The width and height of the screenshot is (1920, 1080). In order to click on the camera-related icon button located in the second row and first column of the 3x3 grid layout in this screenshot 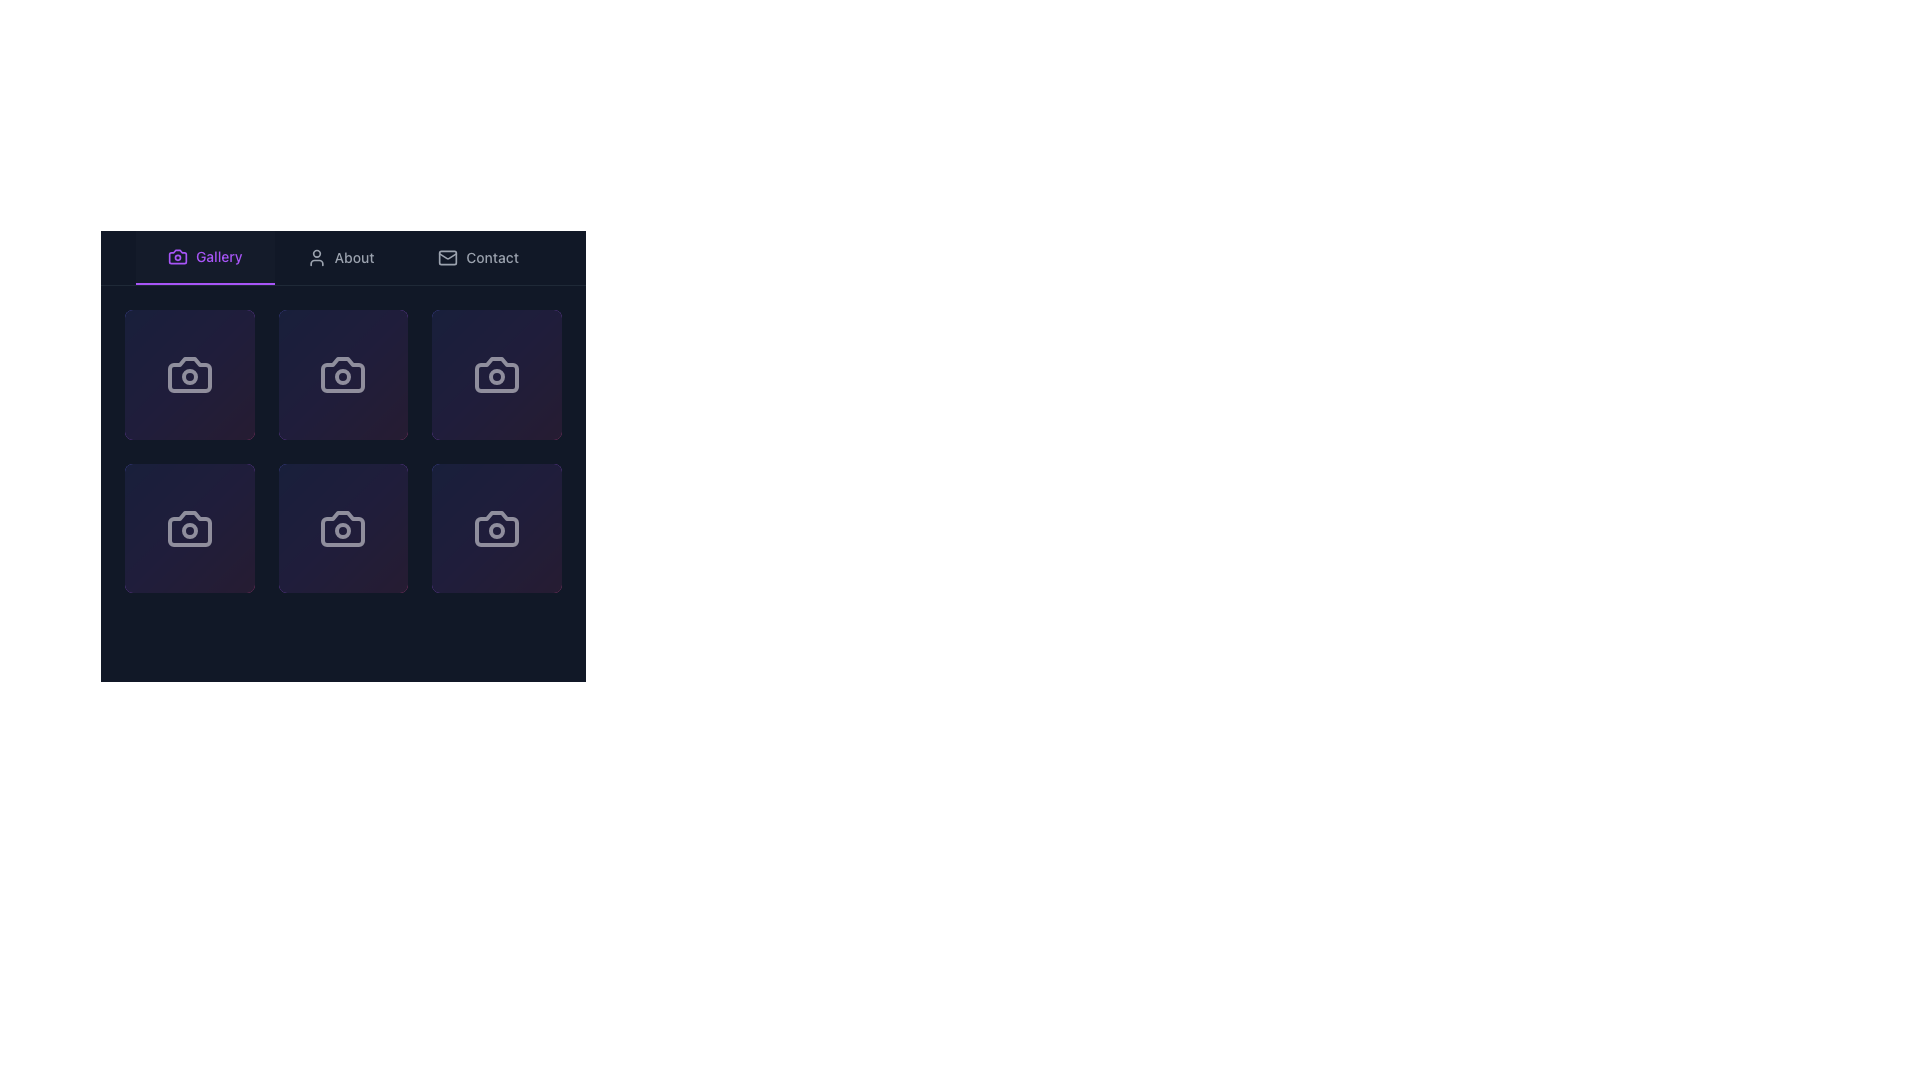, I will do `click(189, 527)`.